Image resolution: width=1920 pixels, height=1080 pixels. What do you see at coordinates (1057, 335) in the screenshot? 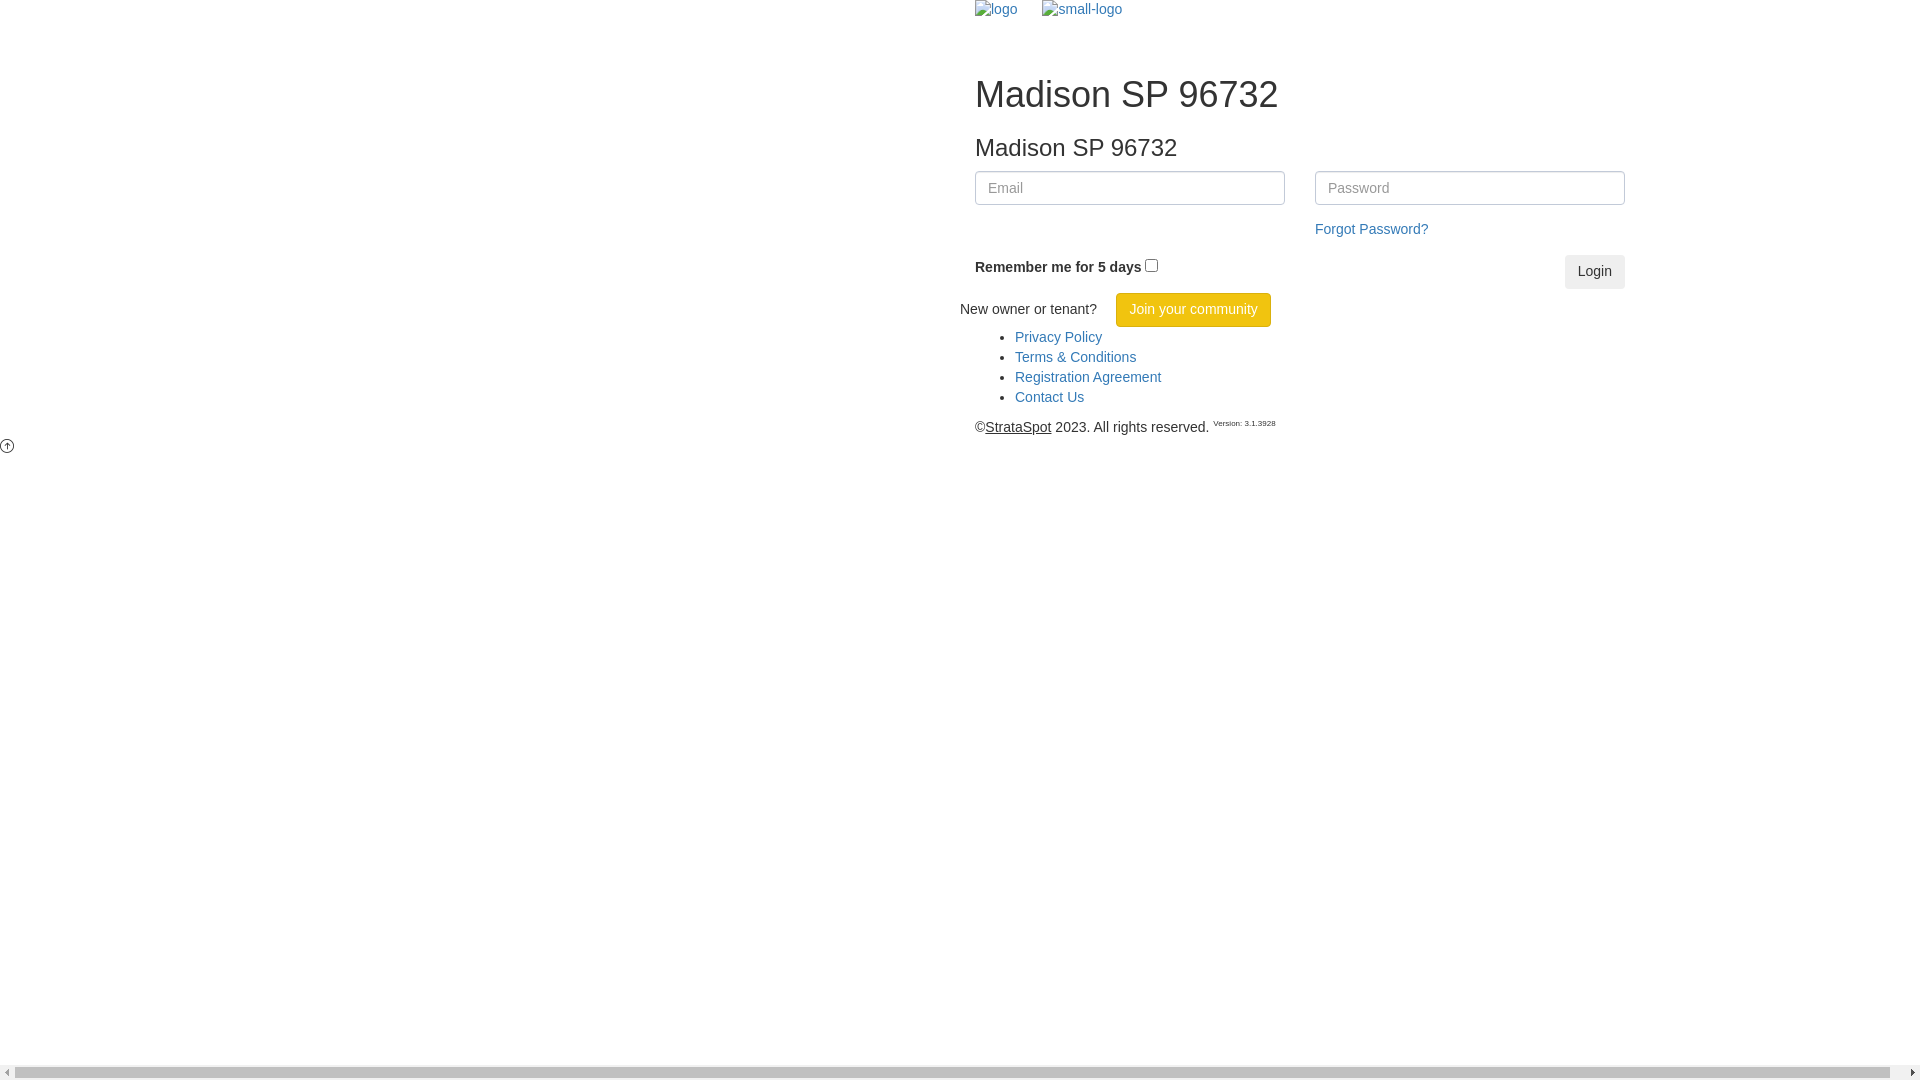
I see `'Privacy Policy'` at bounding box center [1057, 335].